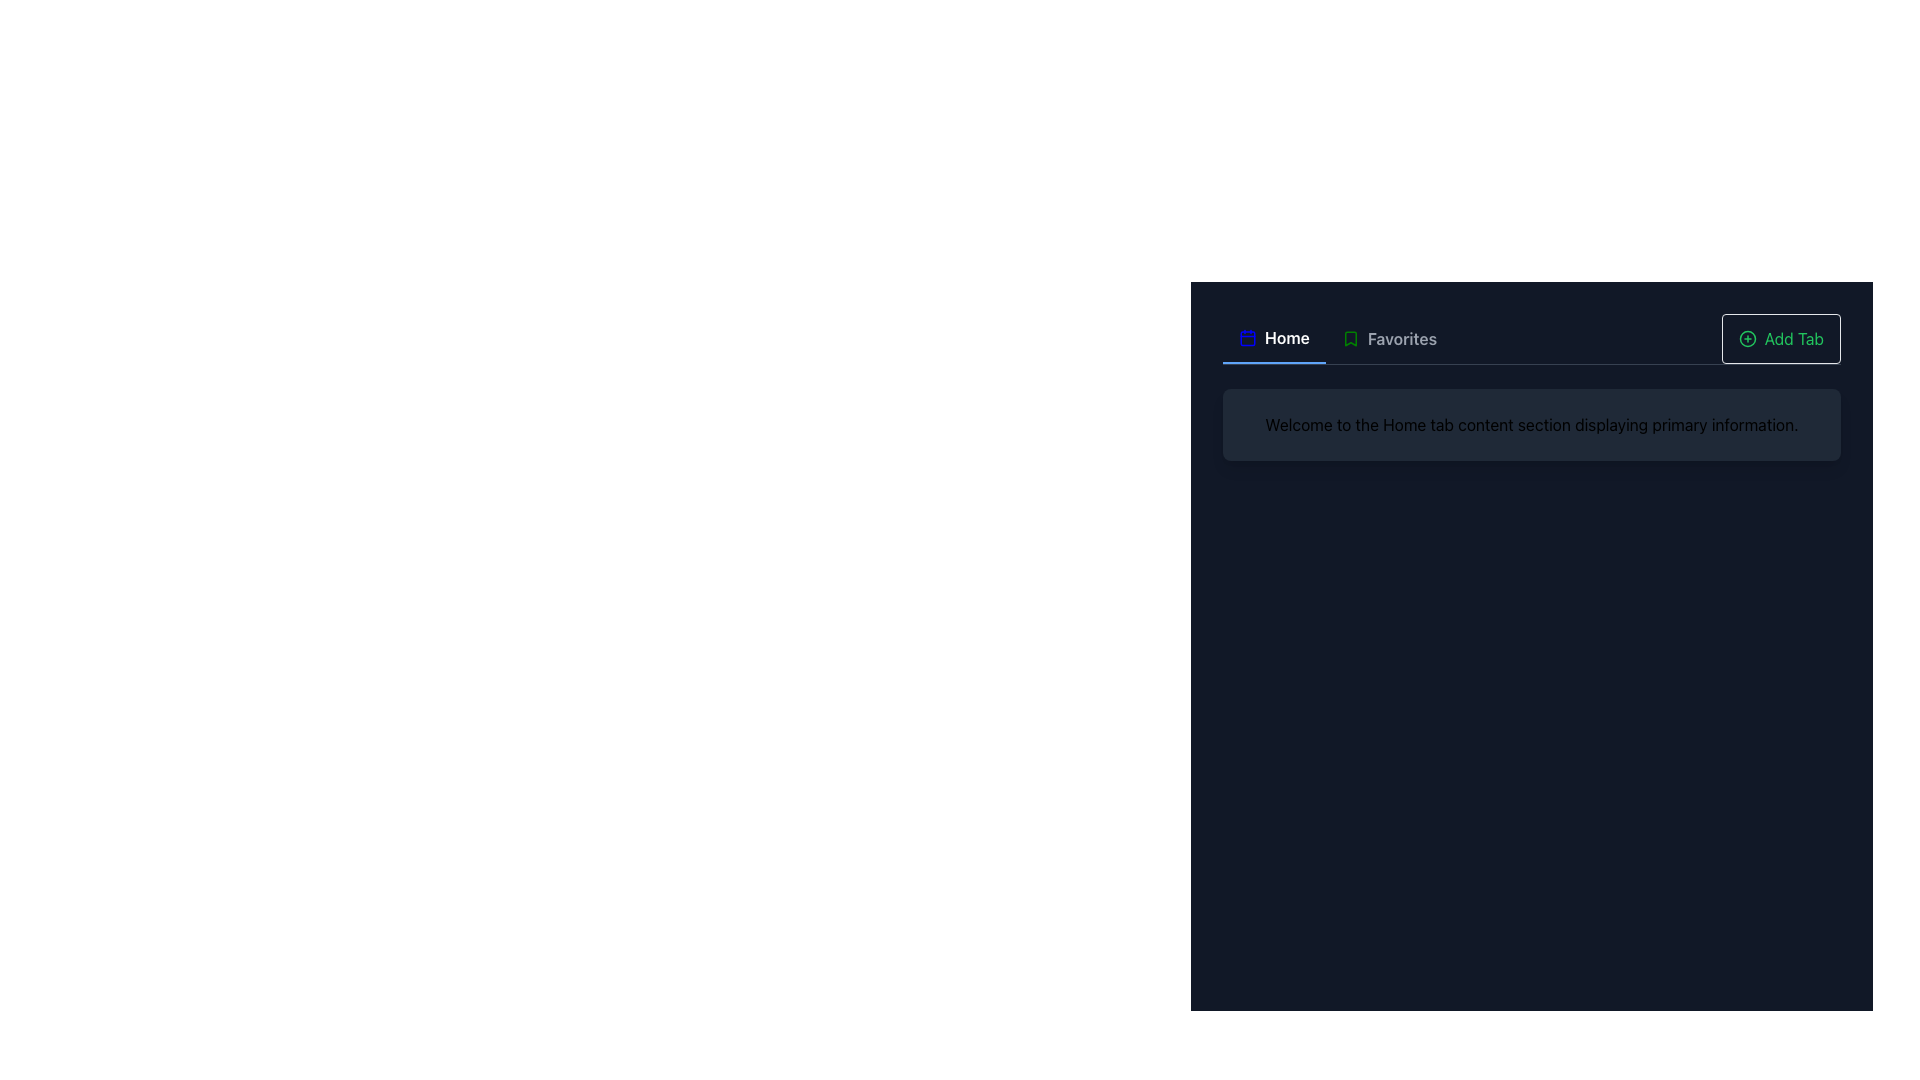 This screenshot has width=1920, height=1080. Describe the element at coordinates (1350, 338) in the screenshot. I see `the bookmark icon, which is an SVG element outlined in green located in the top-right portion of the interface near the navigation bar` at that location.